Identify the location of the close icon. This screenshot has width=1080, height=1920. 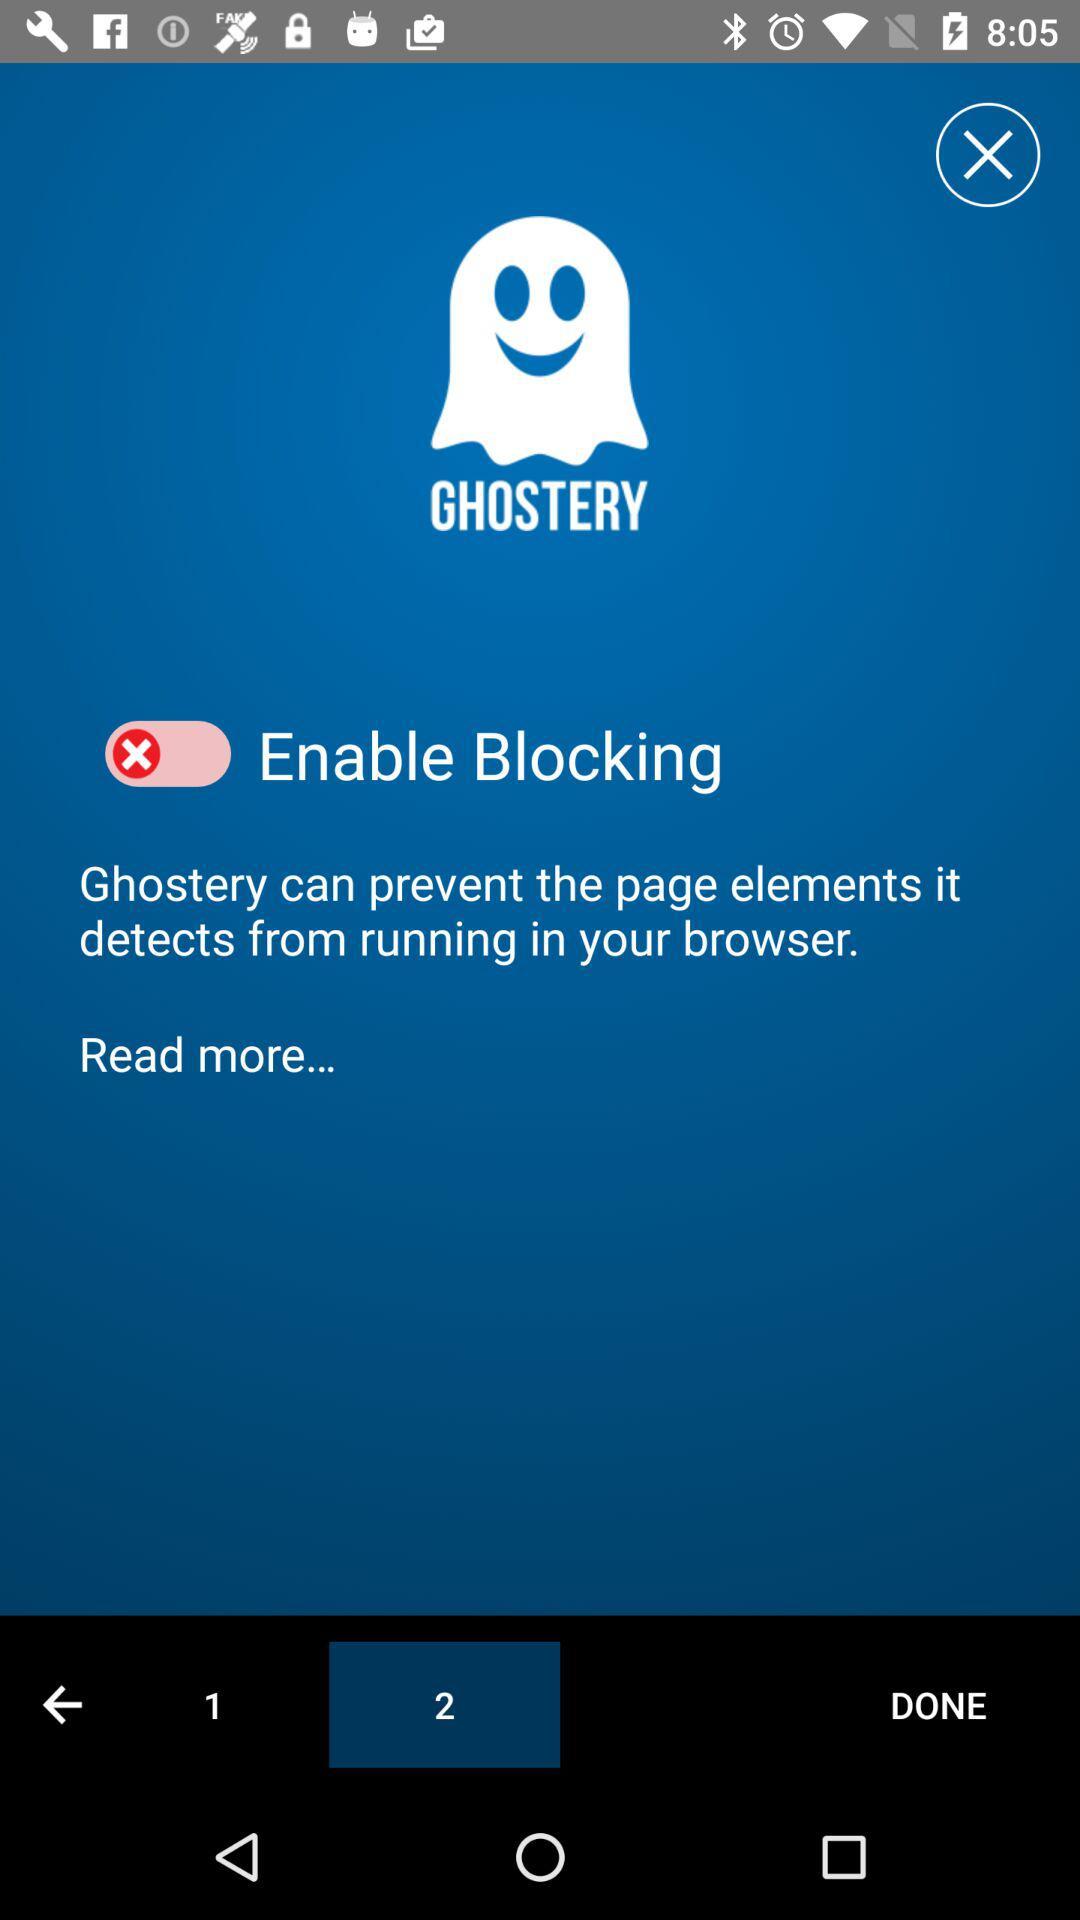
(987, 153).